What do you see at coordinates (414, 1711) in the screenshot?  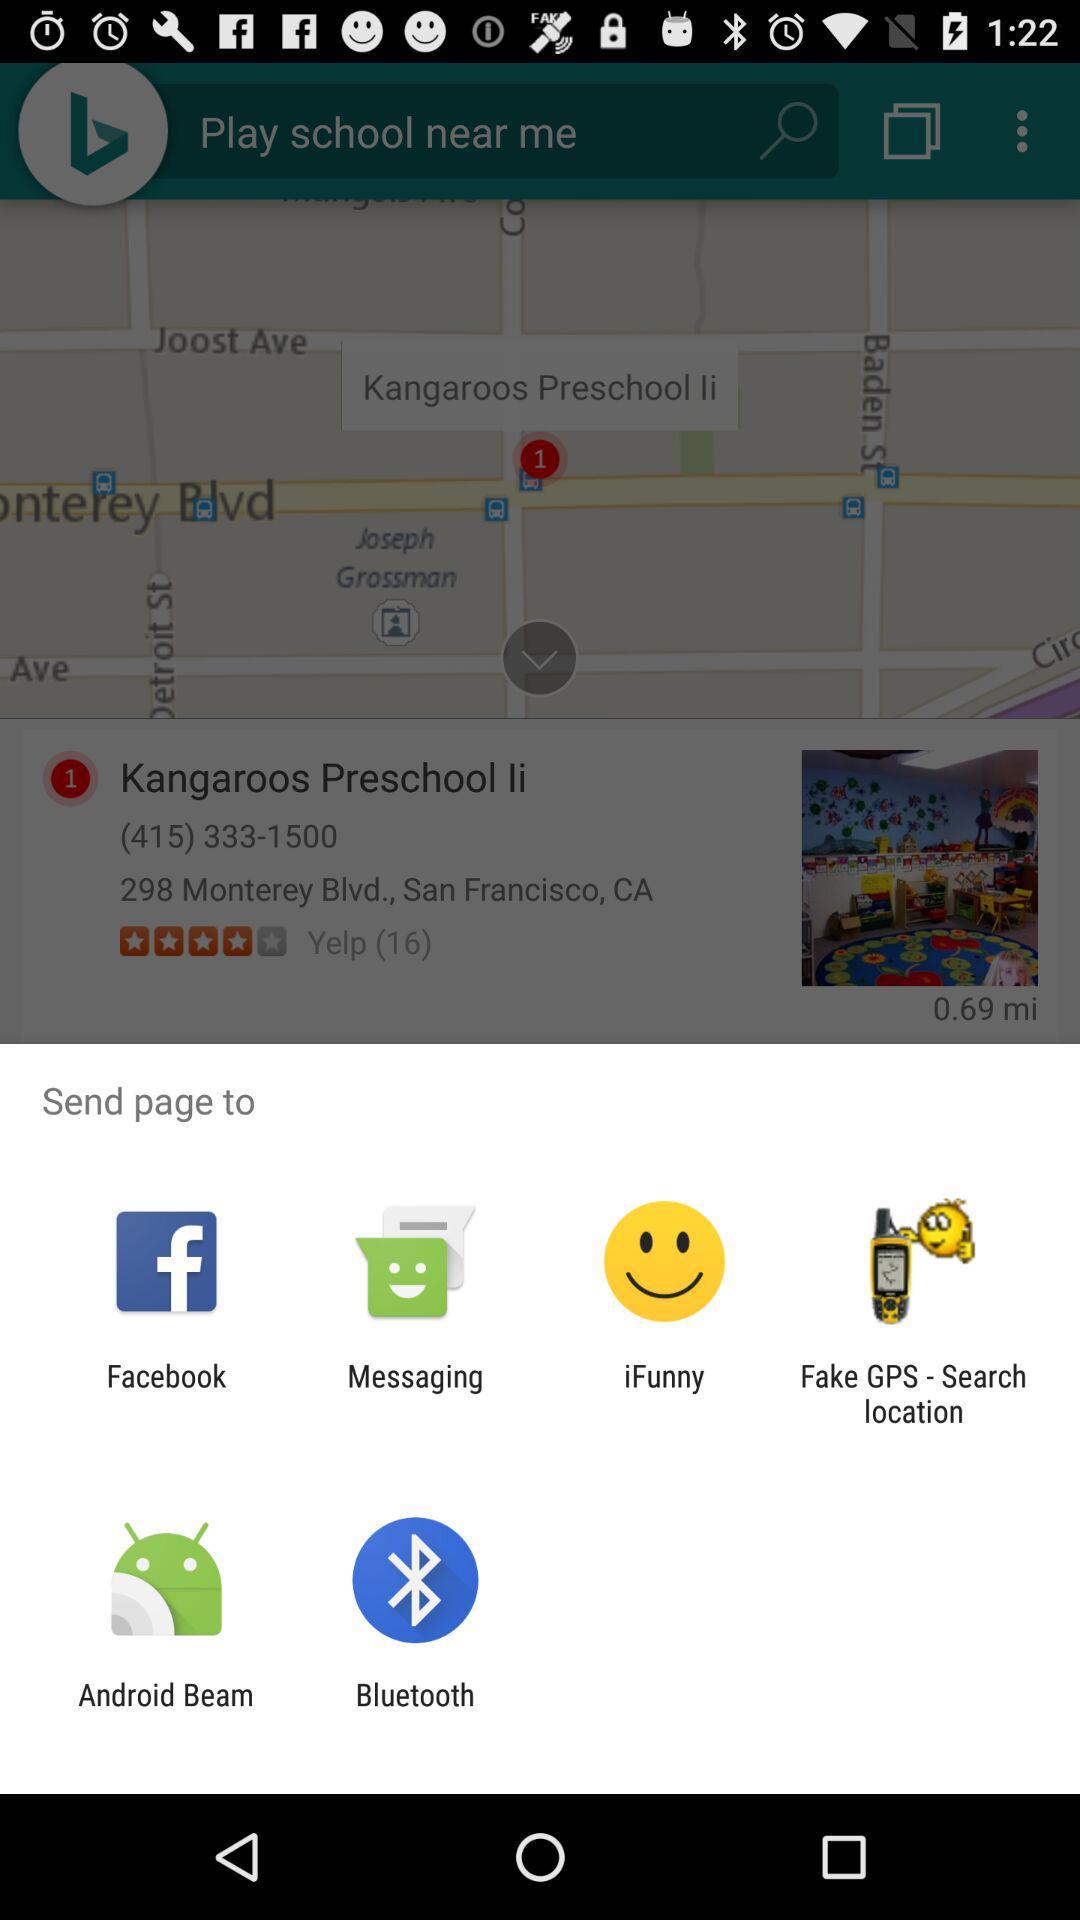 I see `item next to android beam` at bounding box center [414, 1711].